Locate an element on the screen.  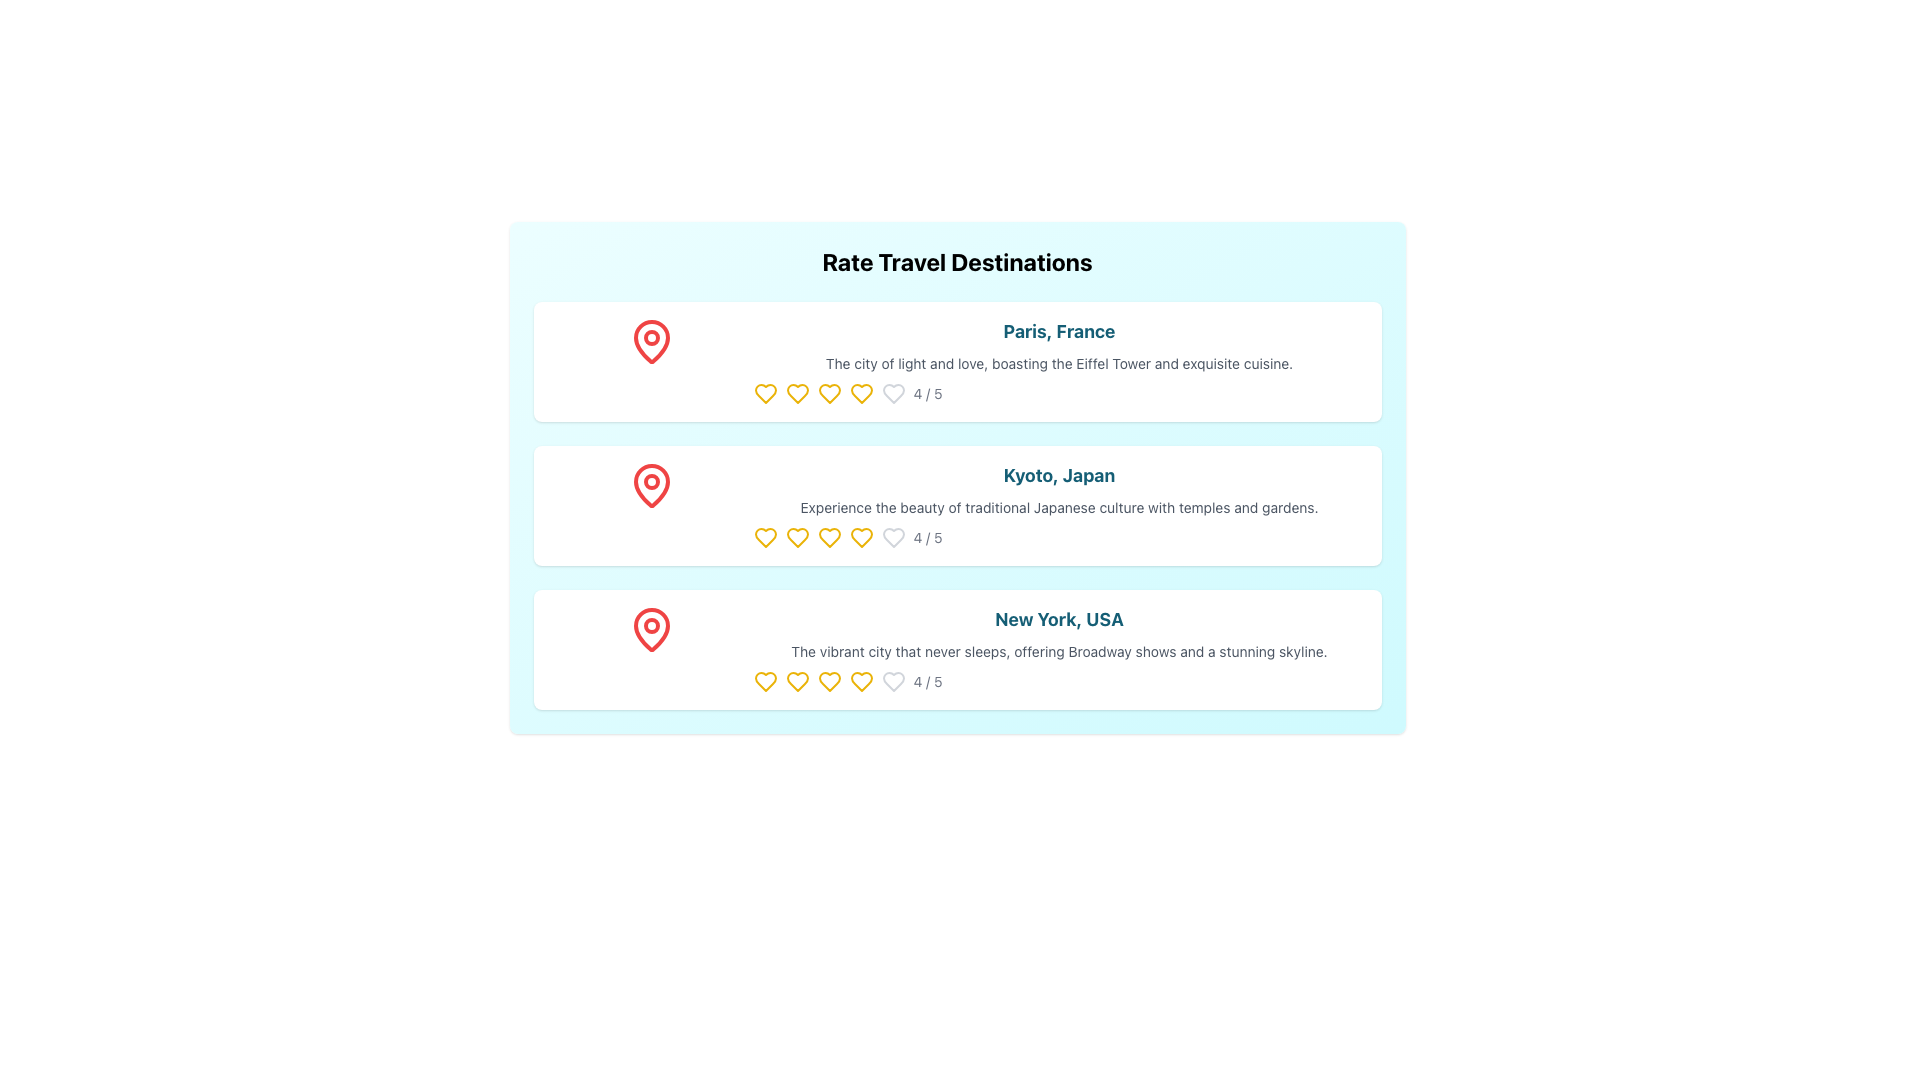
the third heart icon in the rating section under the text 'Kyoto, Japan' is located at coordinates (829, 536).